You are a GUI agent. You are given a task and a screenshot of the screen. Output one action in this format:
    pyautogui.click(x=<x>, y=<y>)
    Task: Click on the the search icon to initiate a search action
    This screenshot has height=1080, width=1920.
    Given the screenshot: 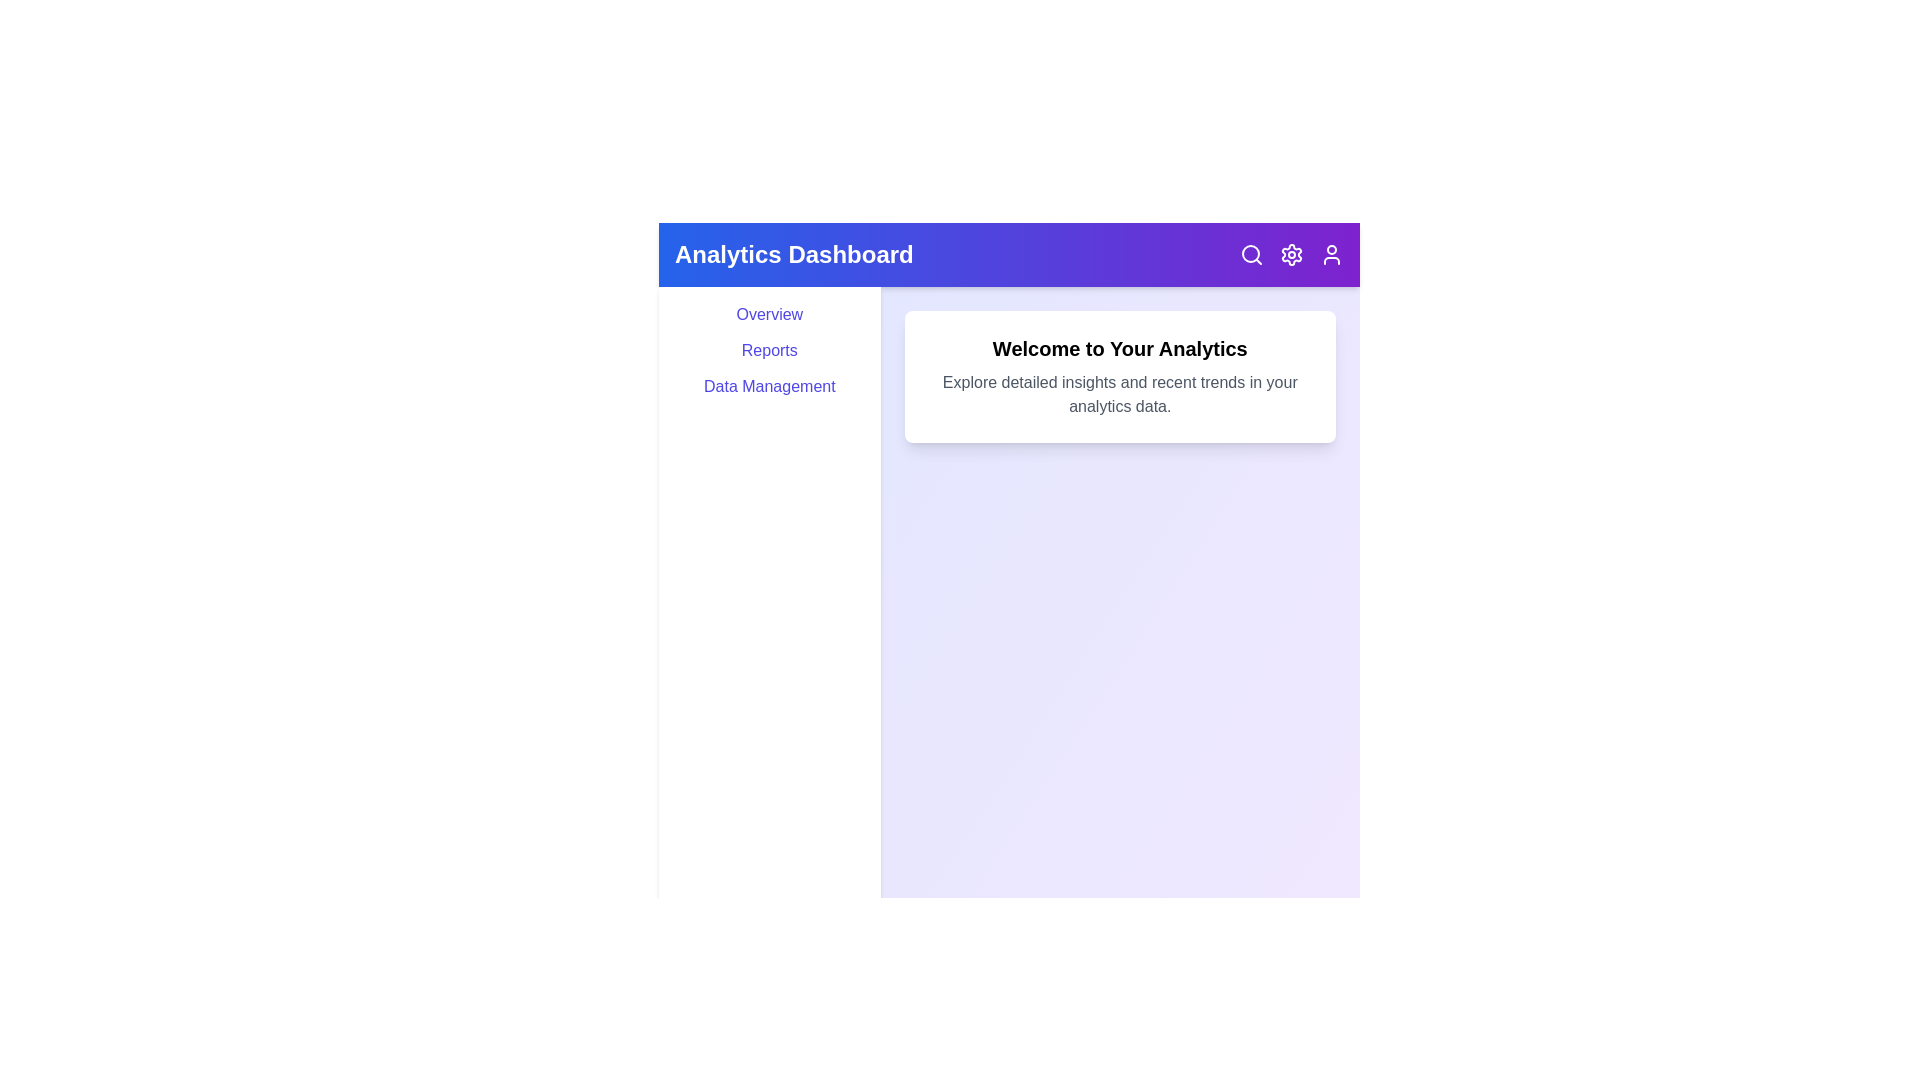 What is the action you would take?
    pyautogui.click(x=1251, y=253)
    